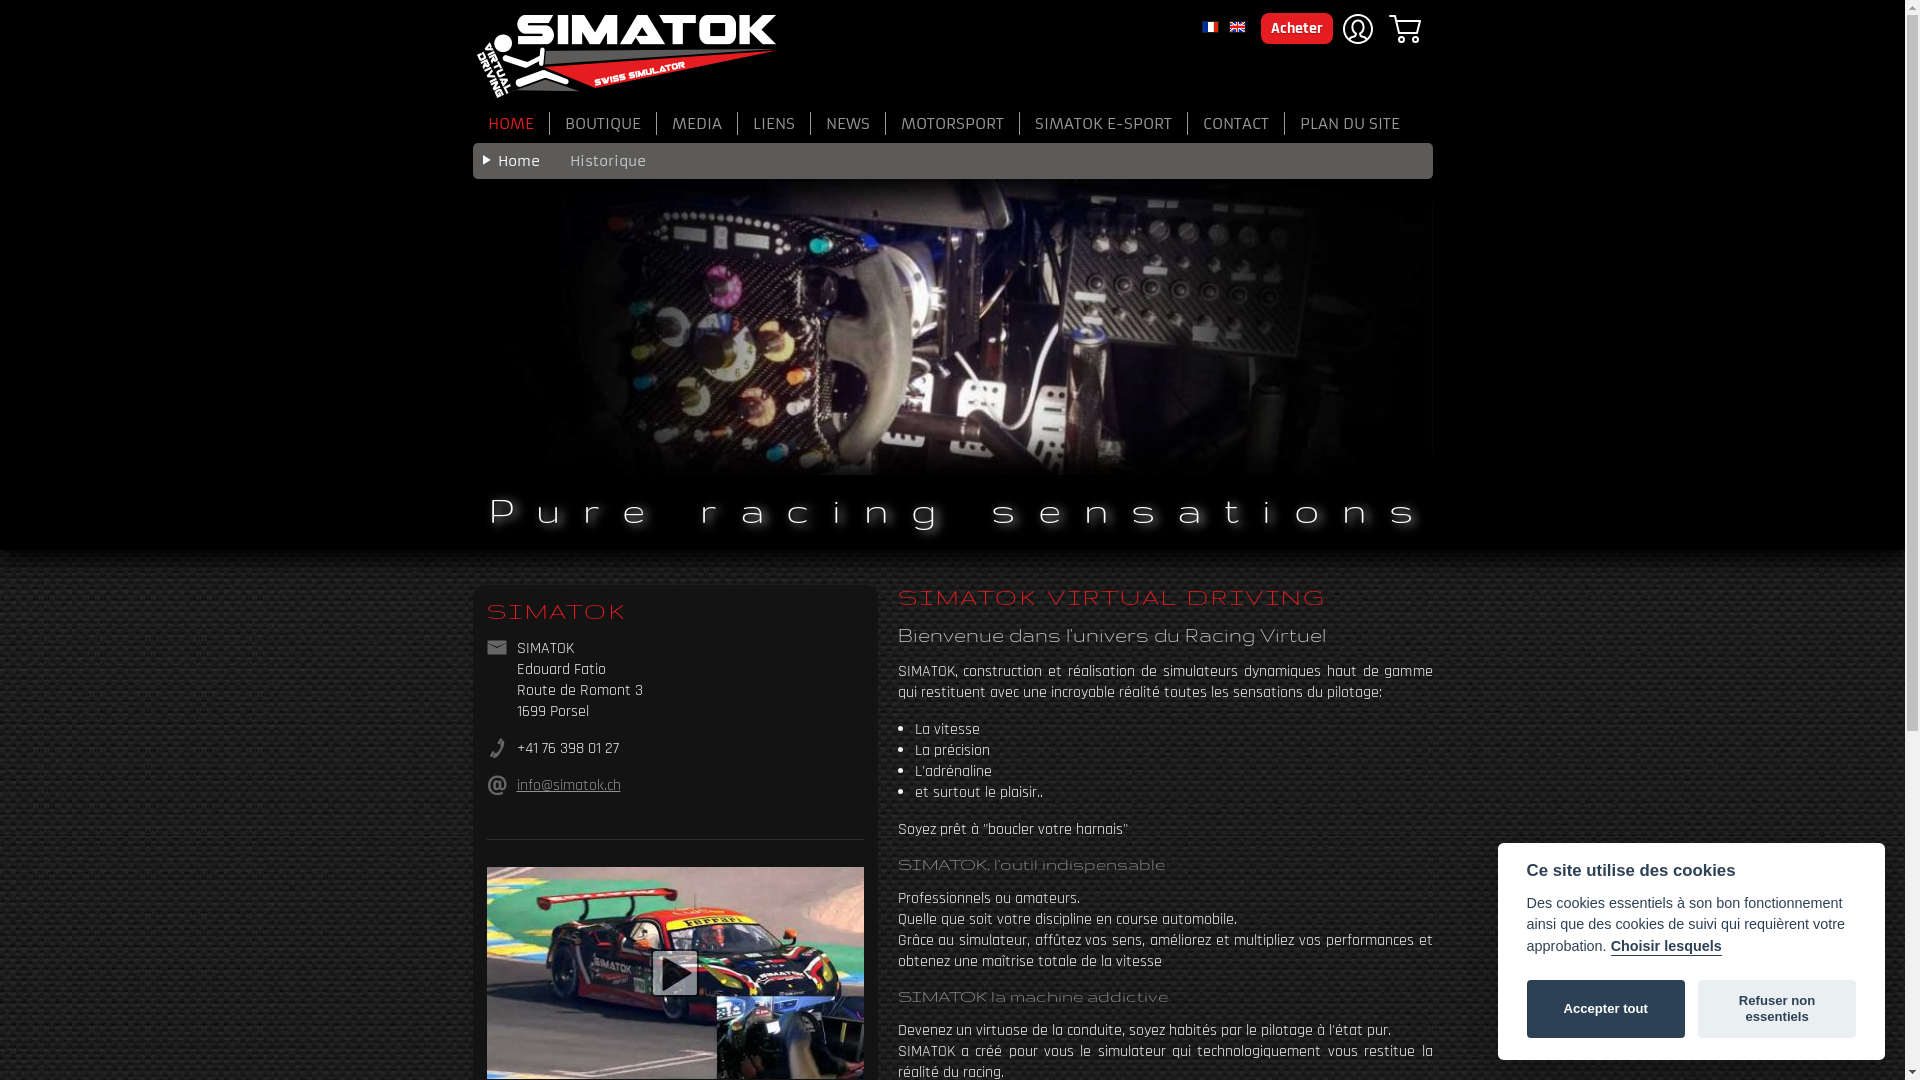  Describe the element at coordinates (847, 123) in the screenshot. I see `'NEWS'` at that location.